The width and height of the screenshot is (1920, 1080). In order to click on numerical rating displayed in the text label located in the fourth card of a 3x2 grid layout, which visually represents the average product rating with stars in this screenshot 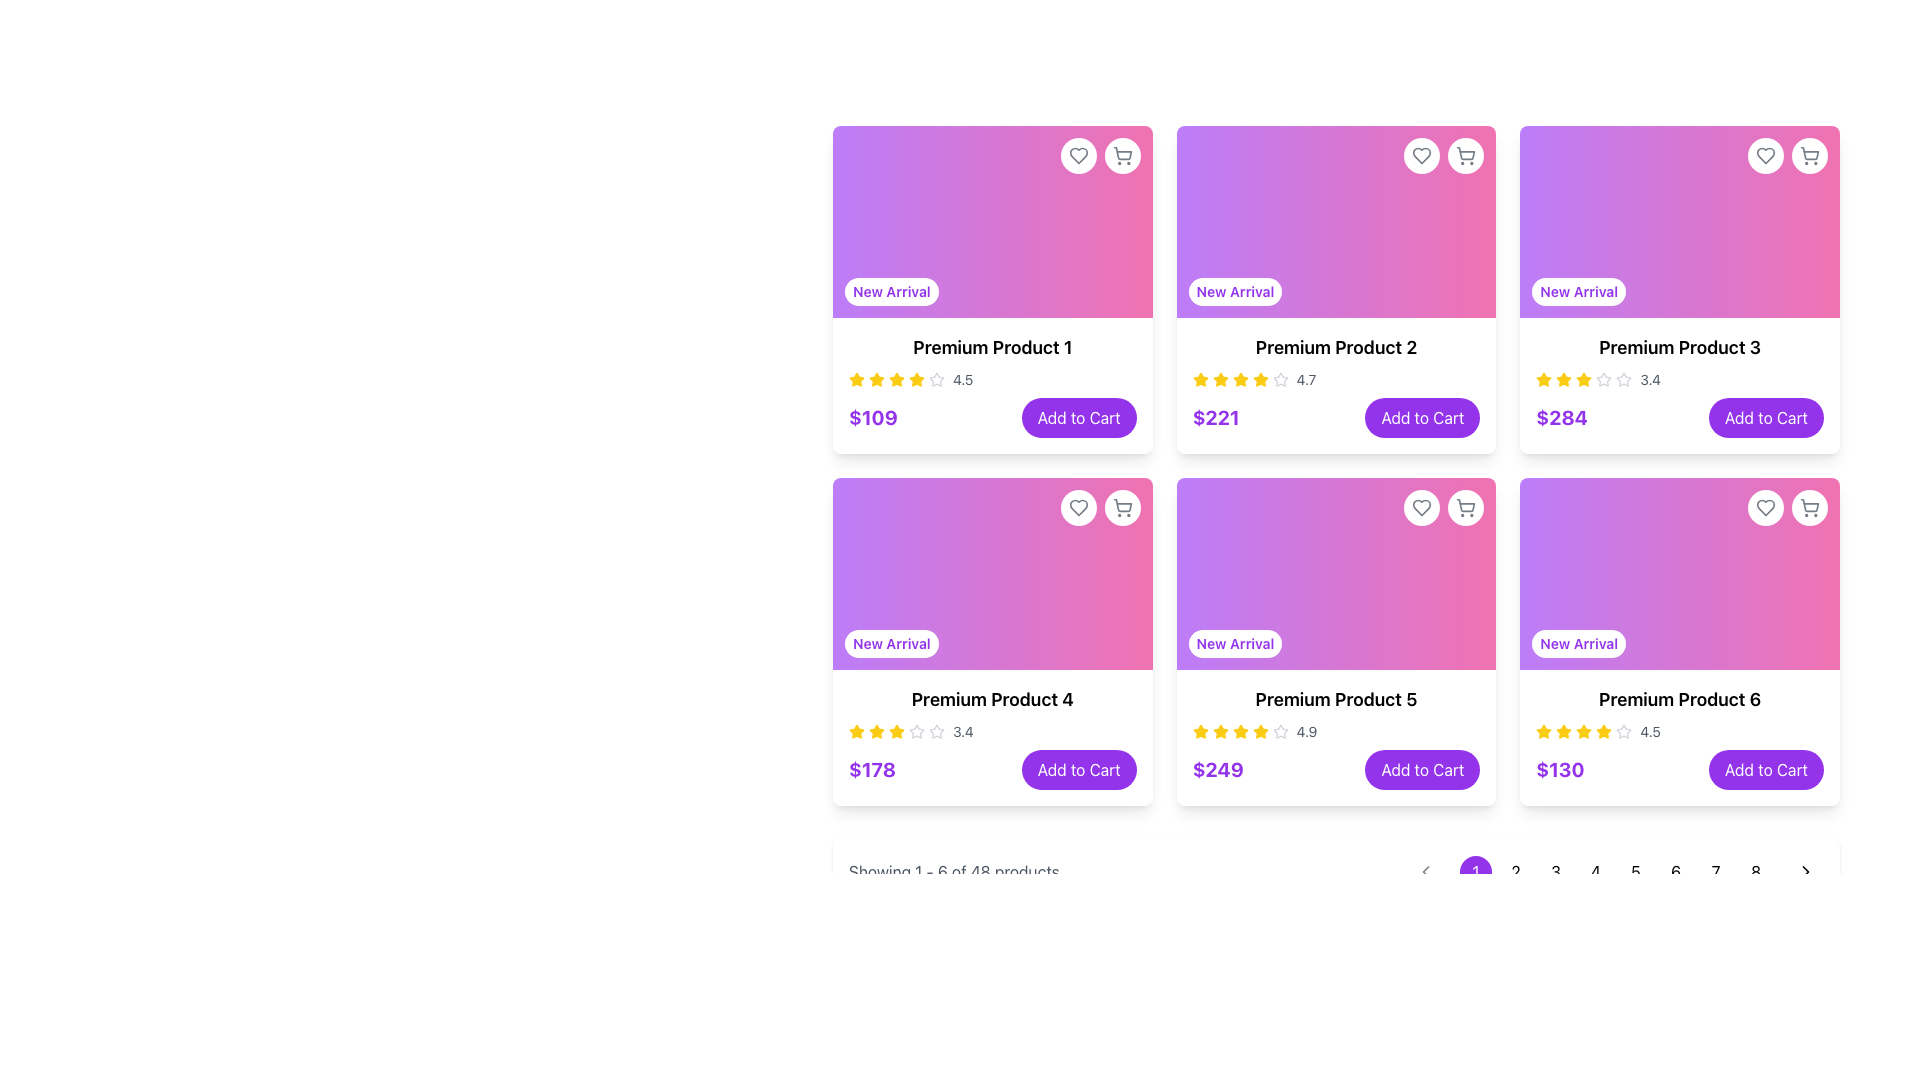, I will do `click(1650, 380)`.